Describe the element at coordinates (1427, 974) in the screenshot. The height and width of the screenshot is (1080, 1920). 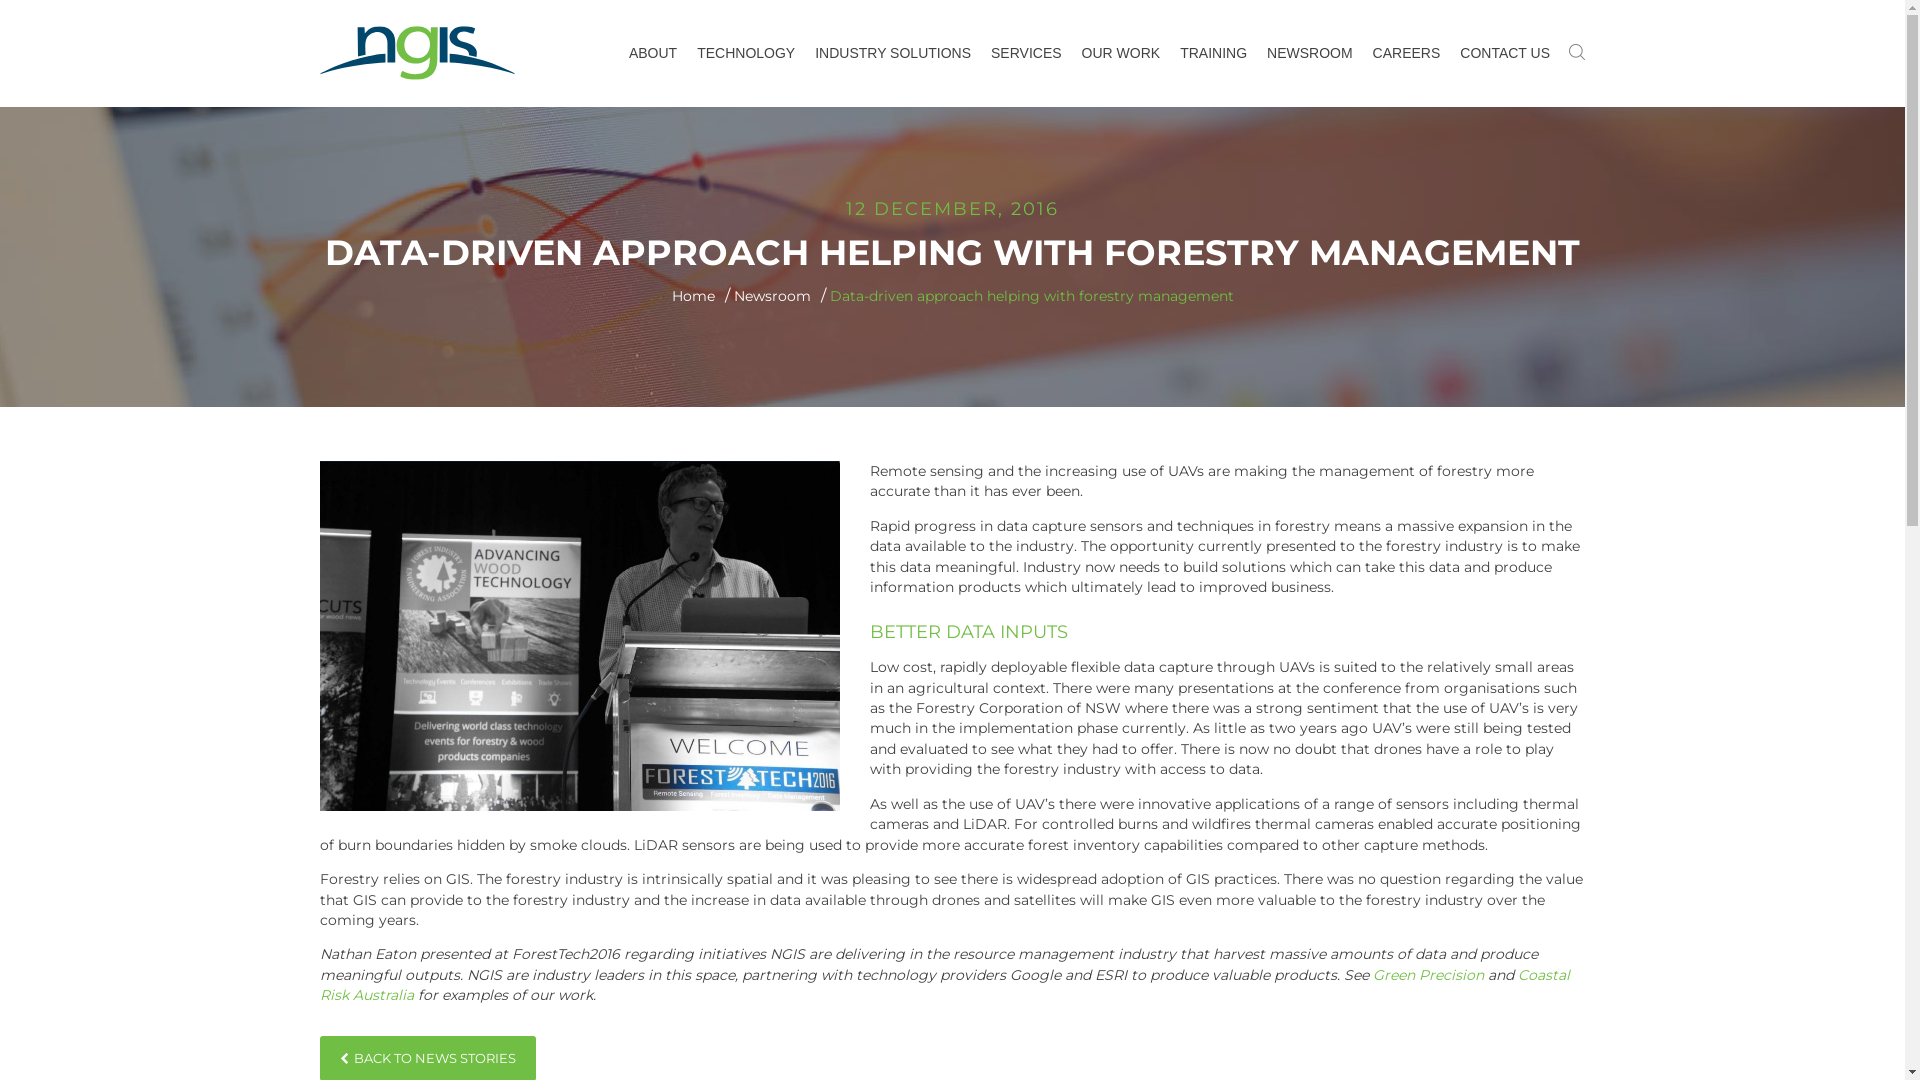
I see `'Green Precision'` at that location.